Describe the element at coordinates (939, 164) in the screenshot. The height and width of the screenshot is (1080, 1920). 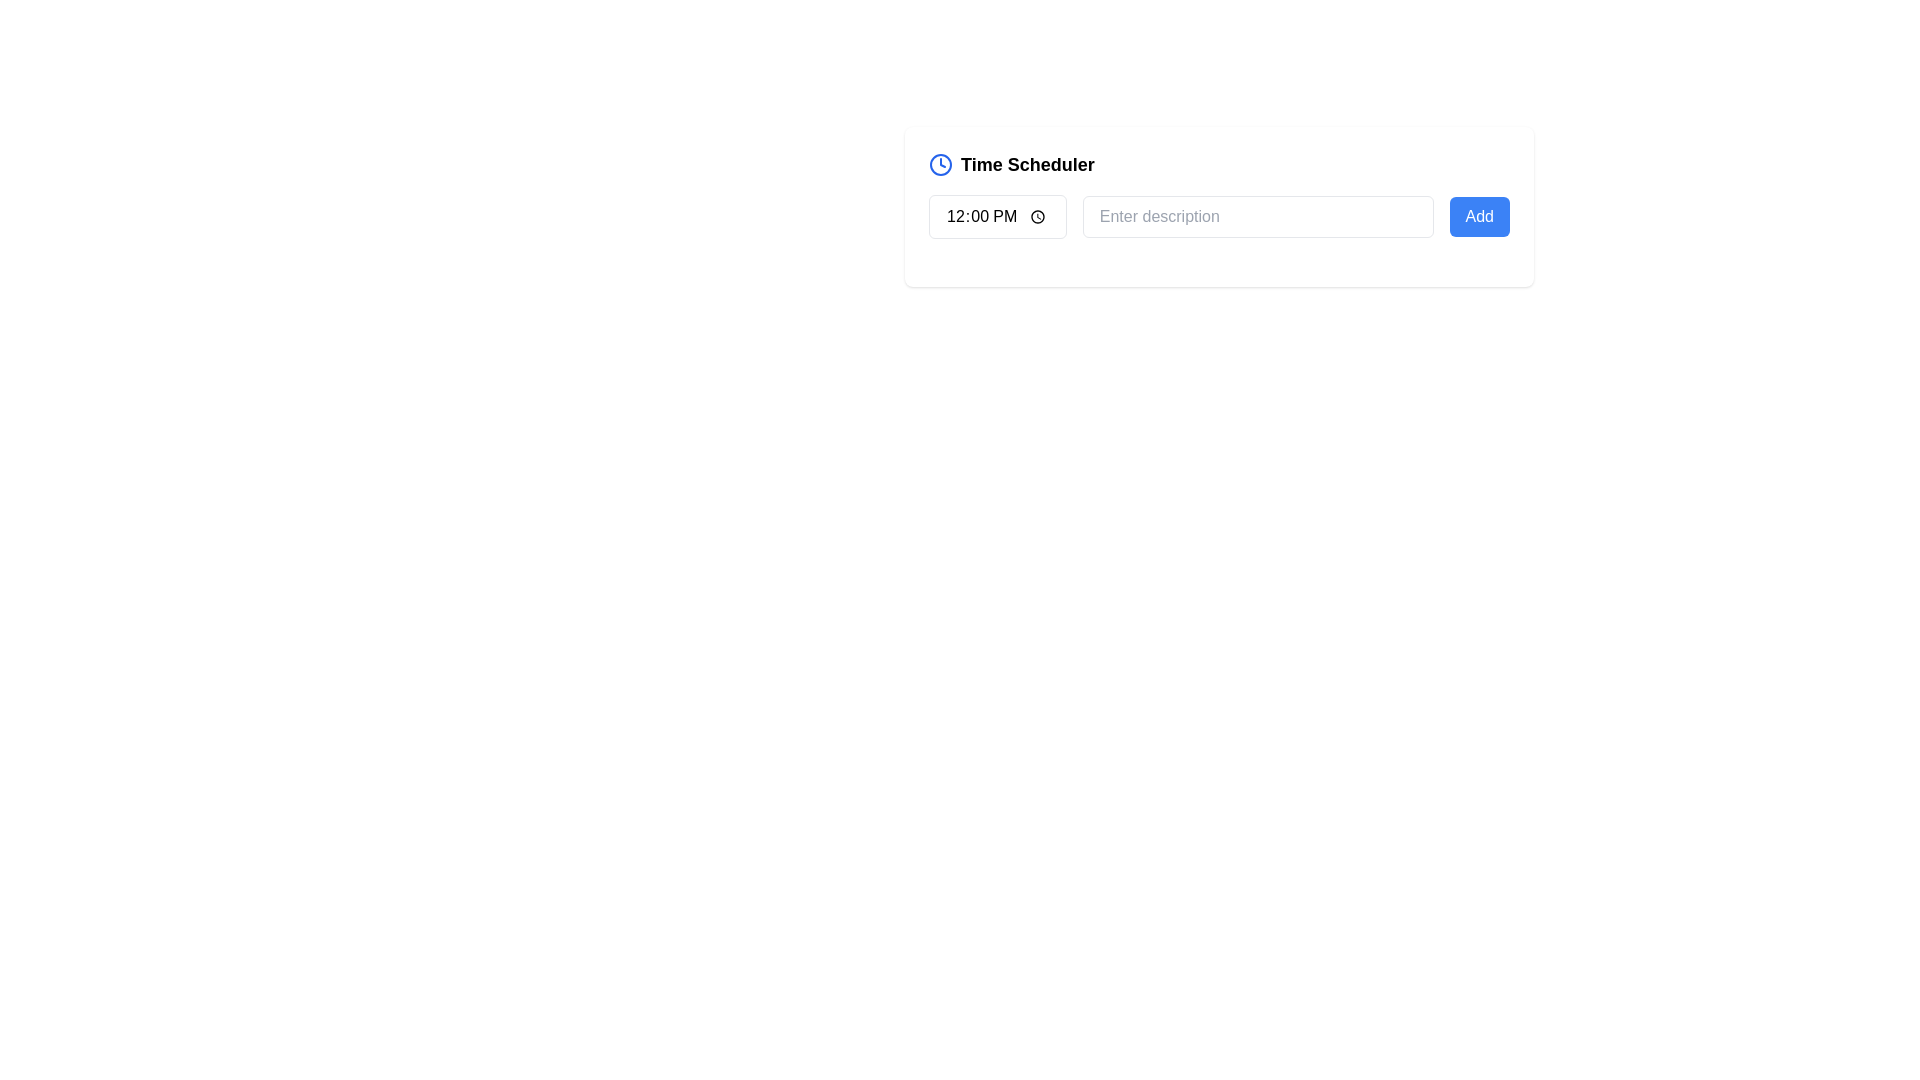
I see `the Circle element in the SVG graphic, which is part of the clock icon related to time scheduling functionality, positioned to the left of the 'Time Scheduler' title` at that location.